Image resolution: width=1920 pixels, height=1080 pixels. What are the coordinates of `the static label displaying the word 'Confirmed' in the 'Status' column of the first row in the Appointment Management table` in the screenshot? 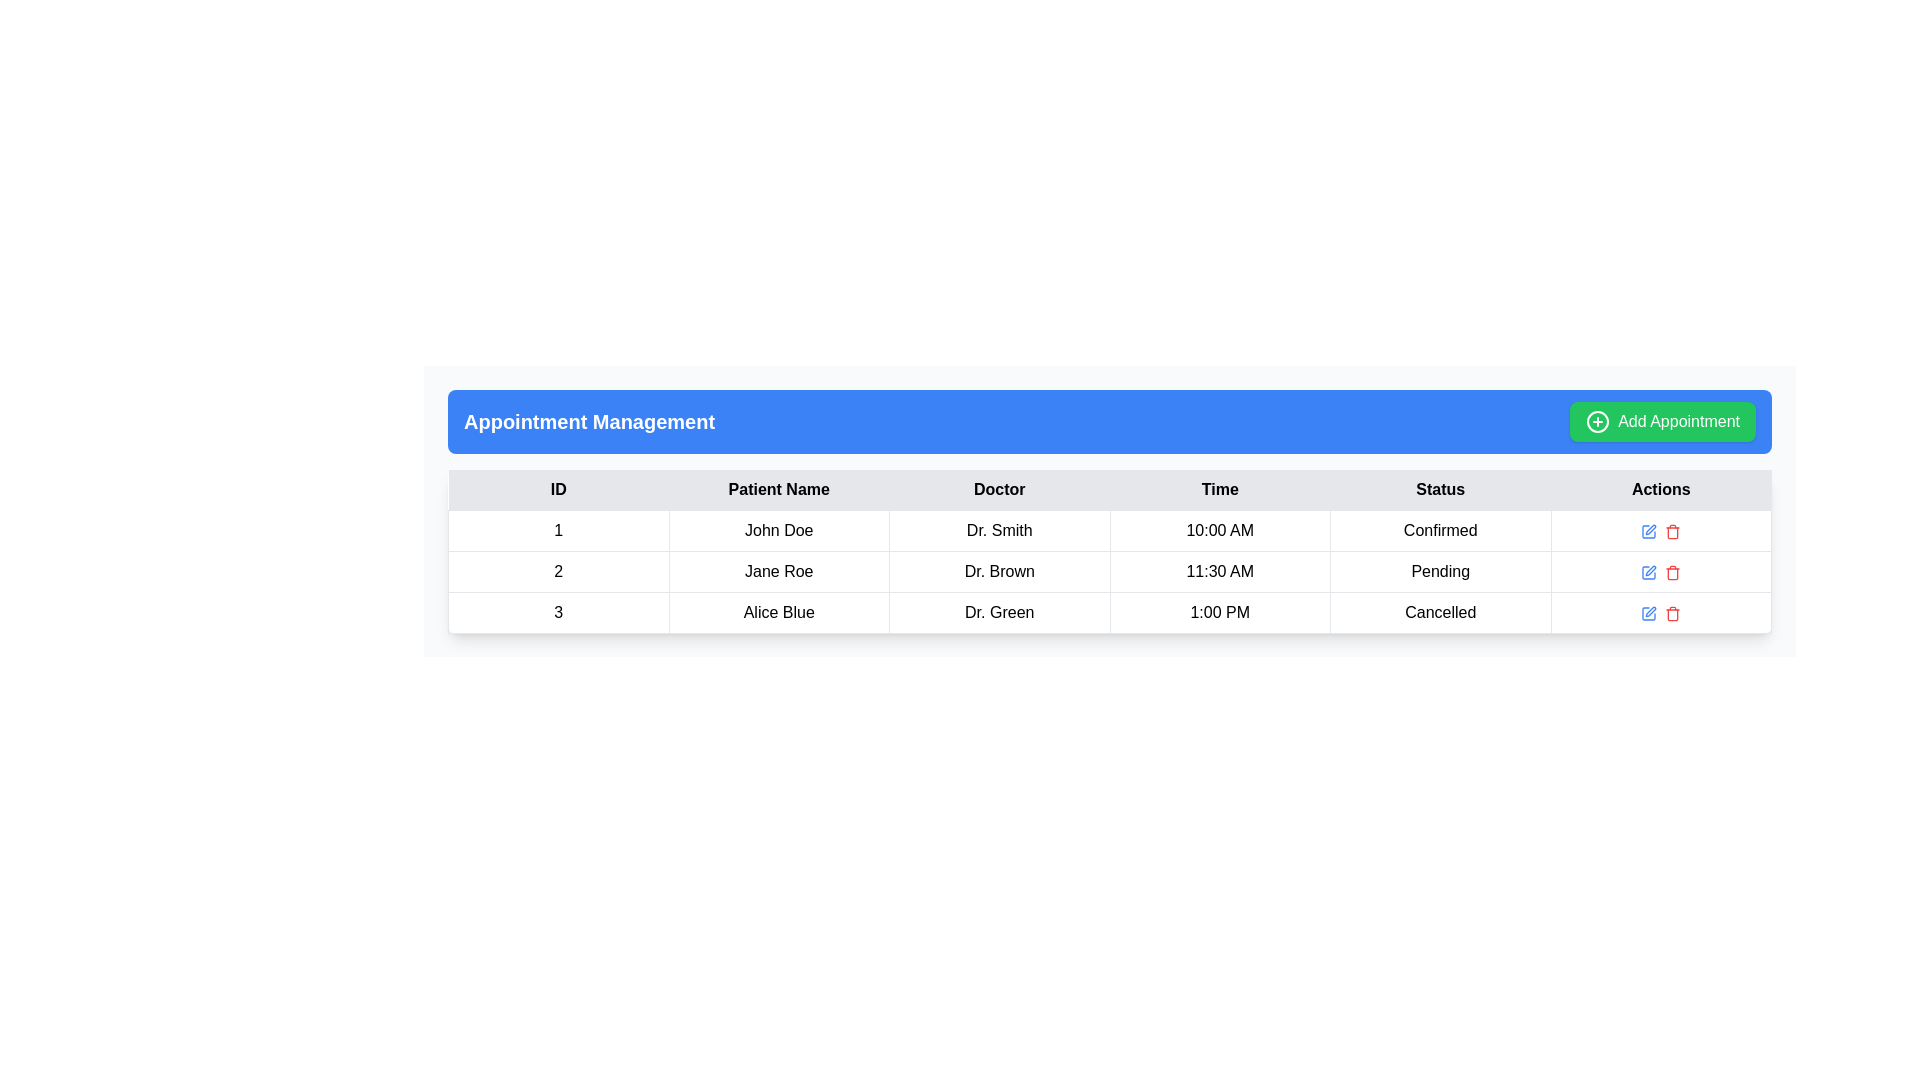 It's located at (1440, 530).